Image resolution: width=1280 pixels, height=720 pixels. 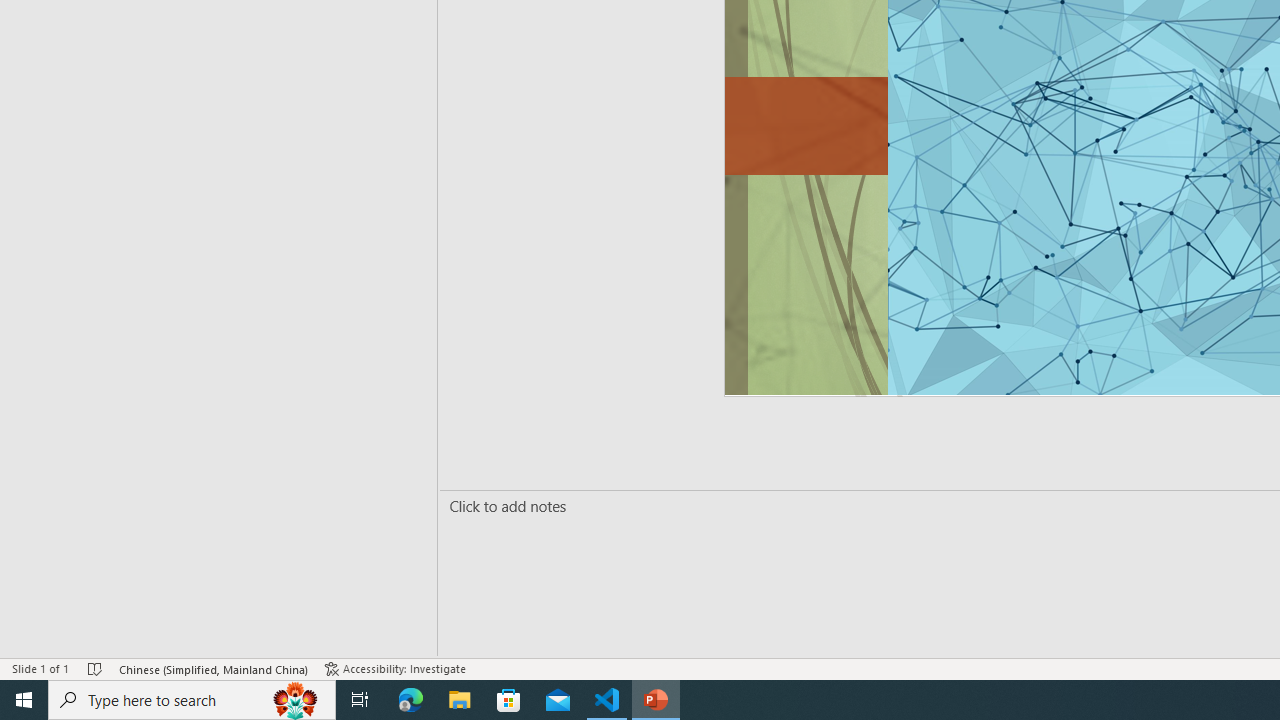 I want to click on 'Accessibility Checker Accessibility: Investigate', so click(x=397, y=669).